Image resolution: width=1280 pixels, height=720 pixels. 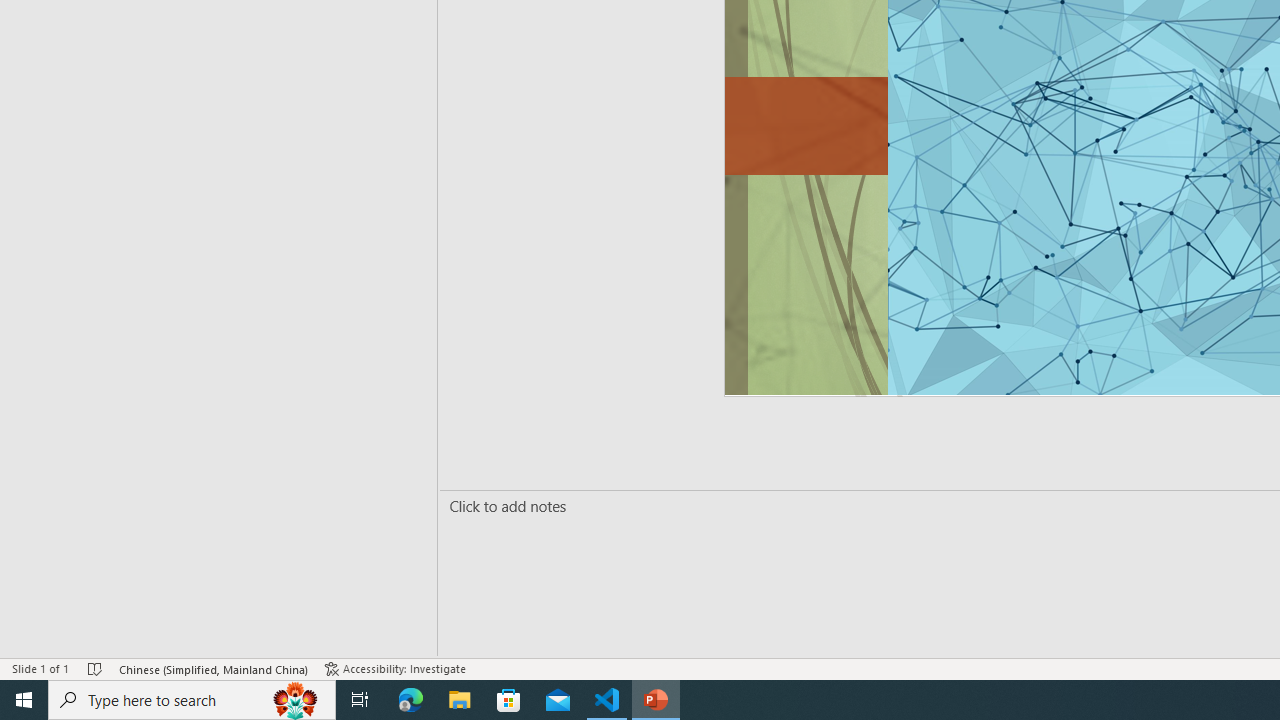 I want to click on 'Accessibility Checker Accessibility: Investigate', so click(x=397, y=669).